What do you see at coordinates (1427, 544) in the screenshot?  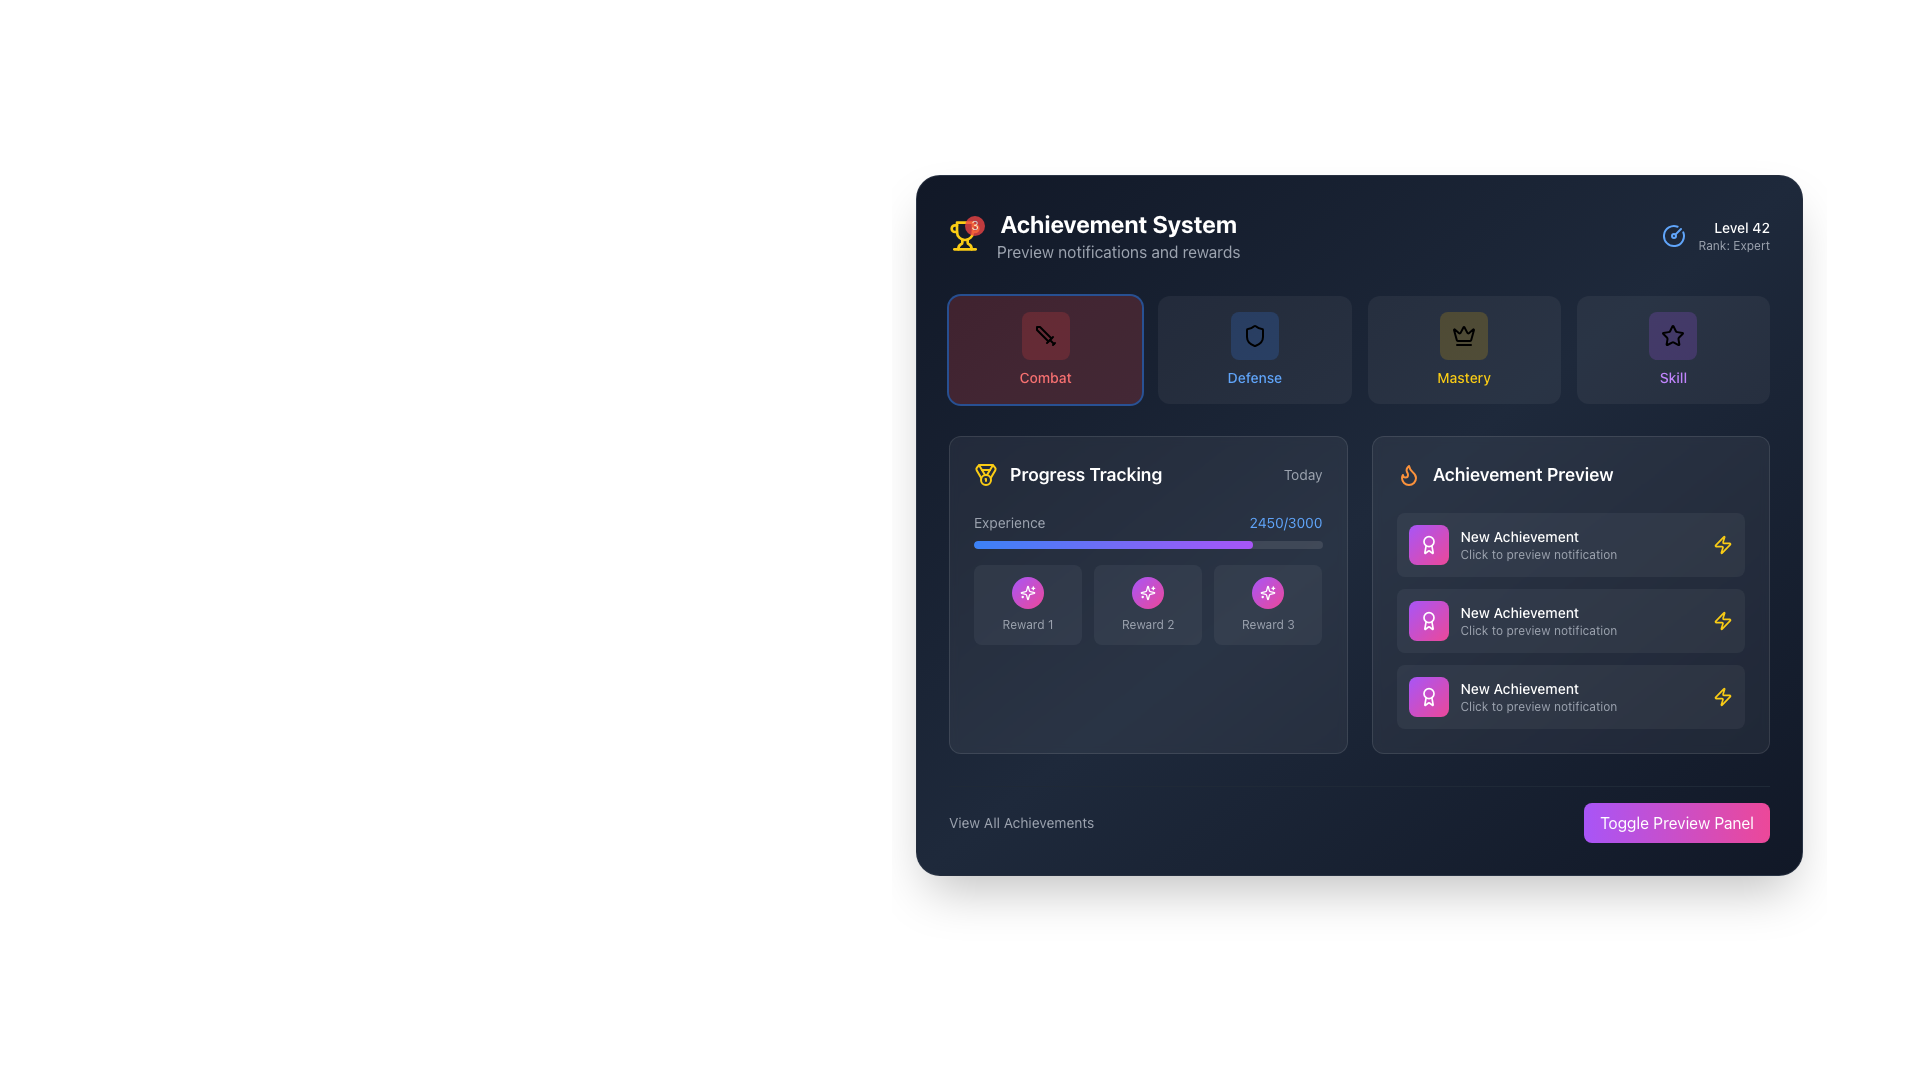 I see `the square gradient-filled icon button with a white award icon, located in the first notification entry of the 'Achievement Preview' section` at bounding box center [1427, 544].